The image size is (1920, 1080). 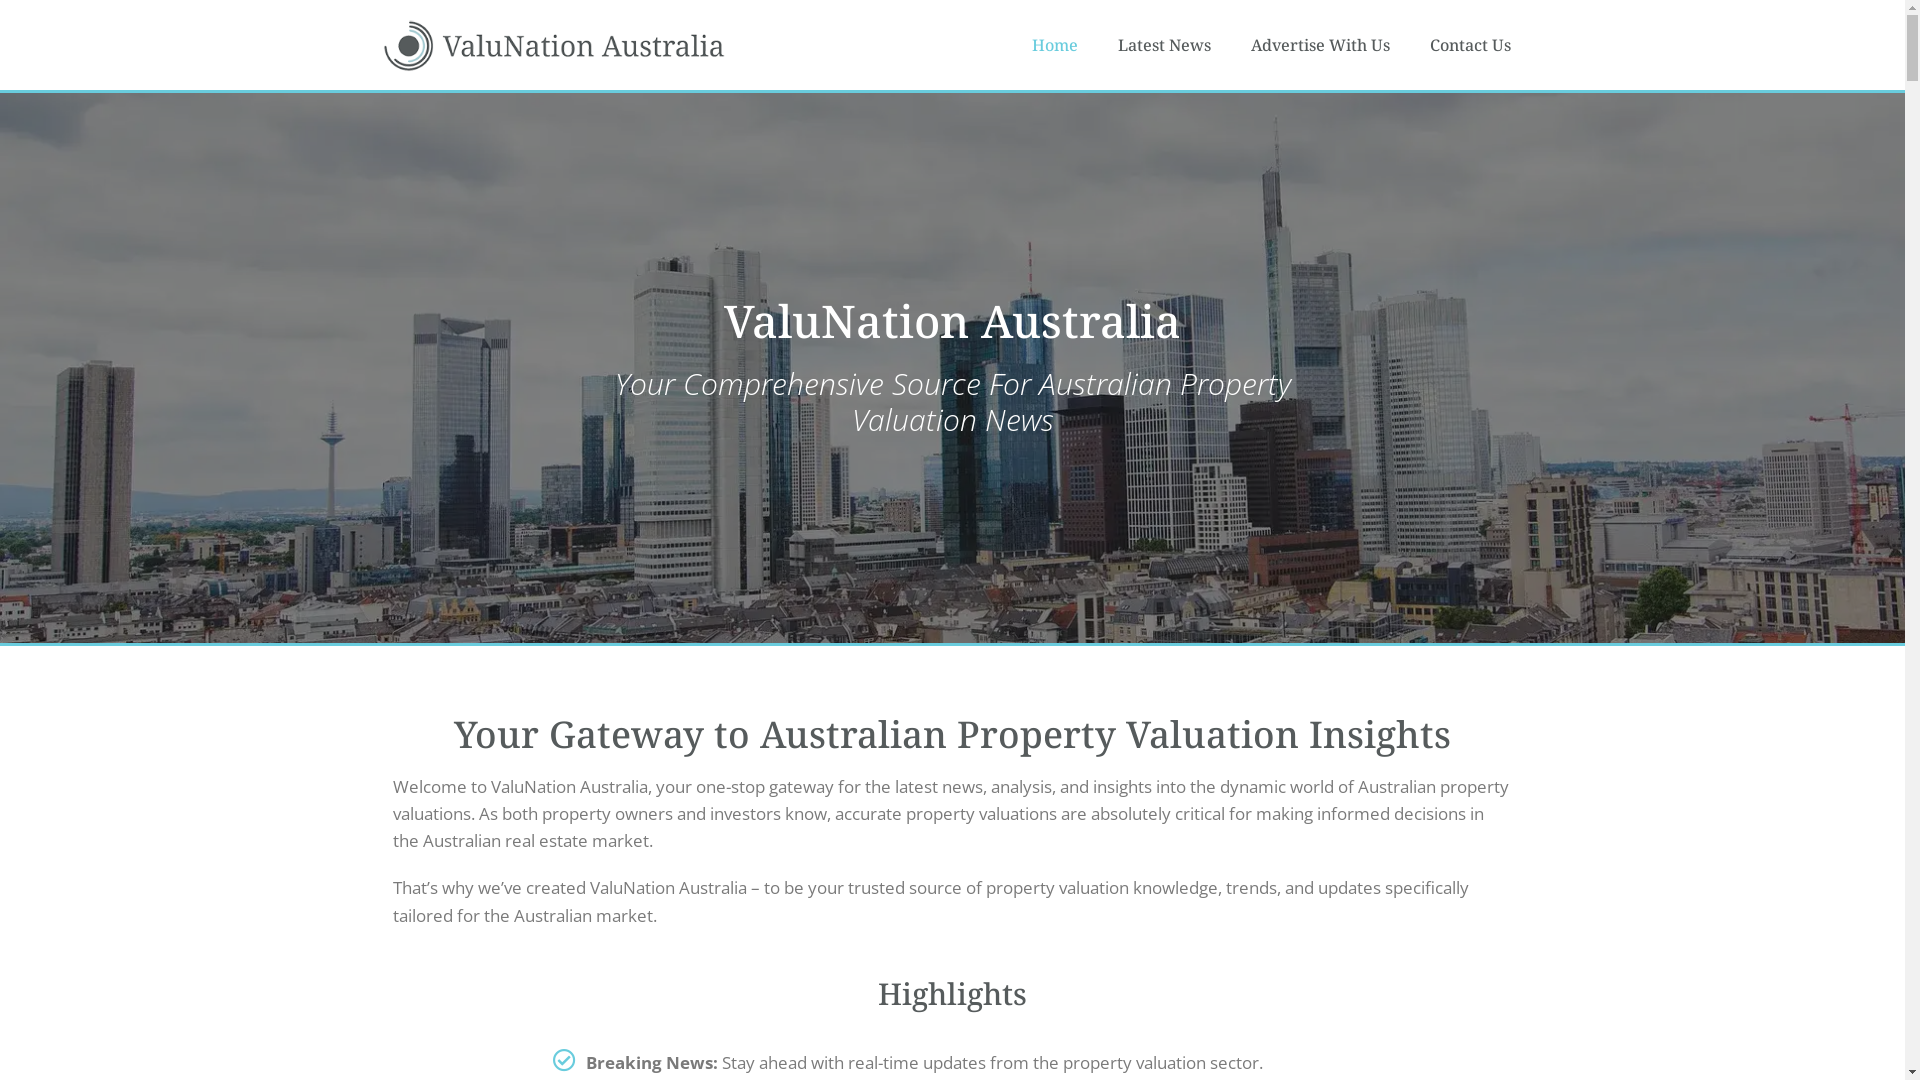 What do you see at coordinates (1164, 45) in the screenshot?
I see `'Latest News'` at bounding box center [1164, 45].